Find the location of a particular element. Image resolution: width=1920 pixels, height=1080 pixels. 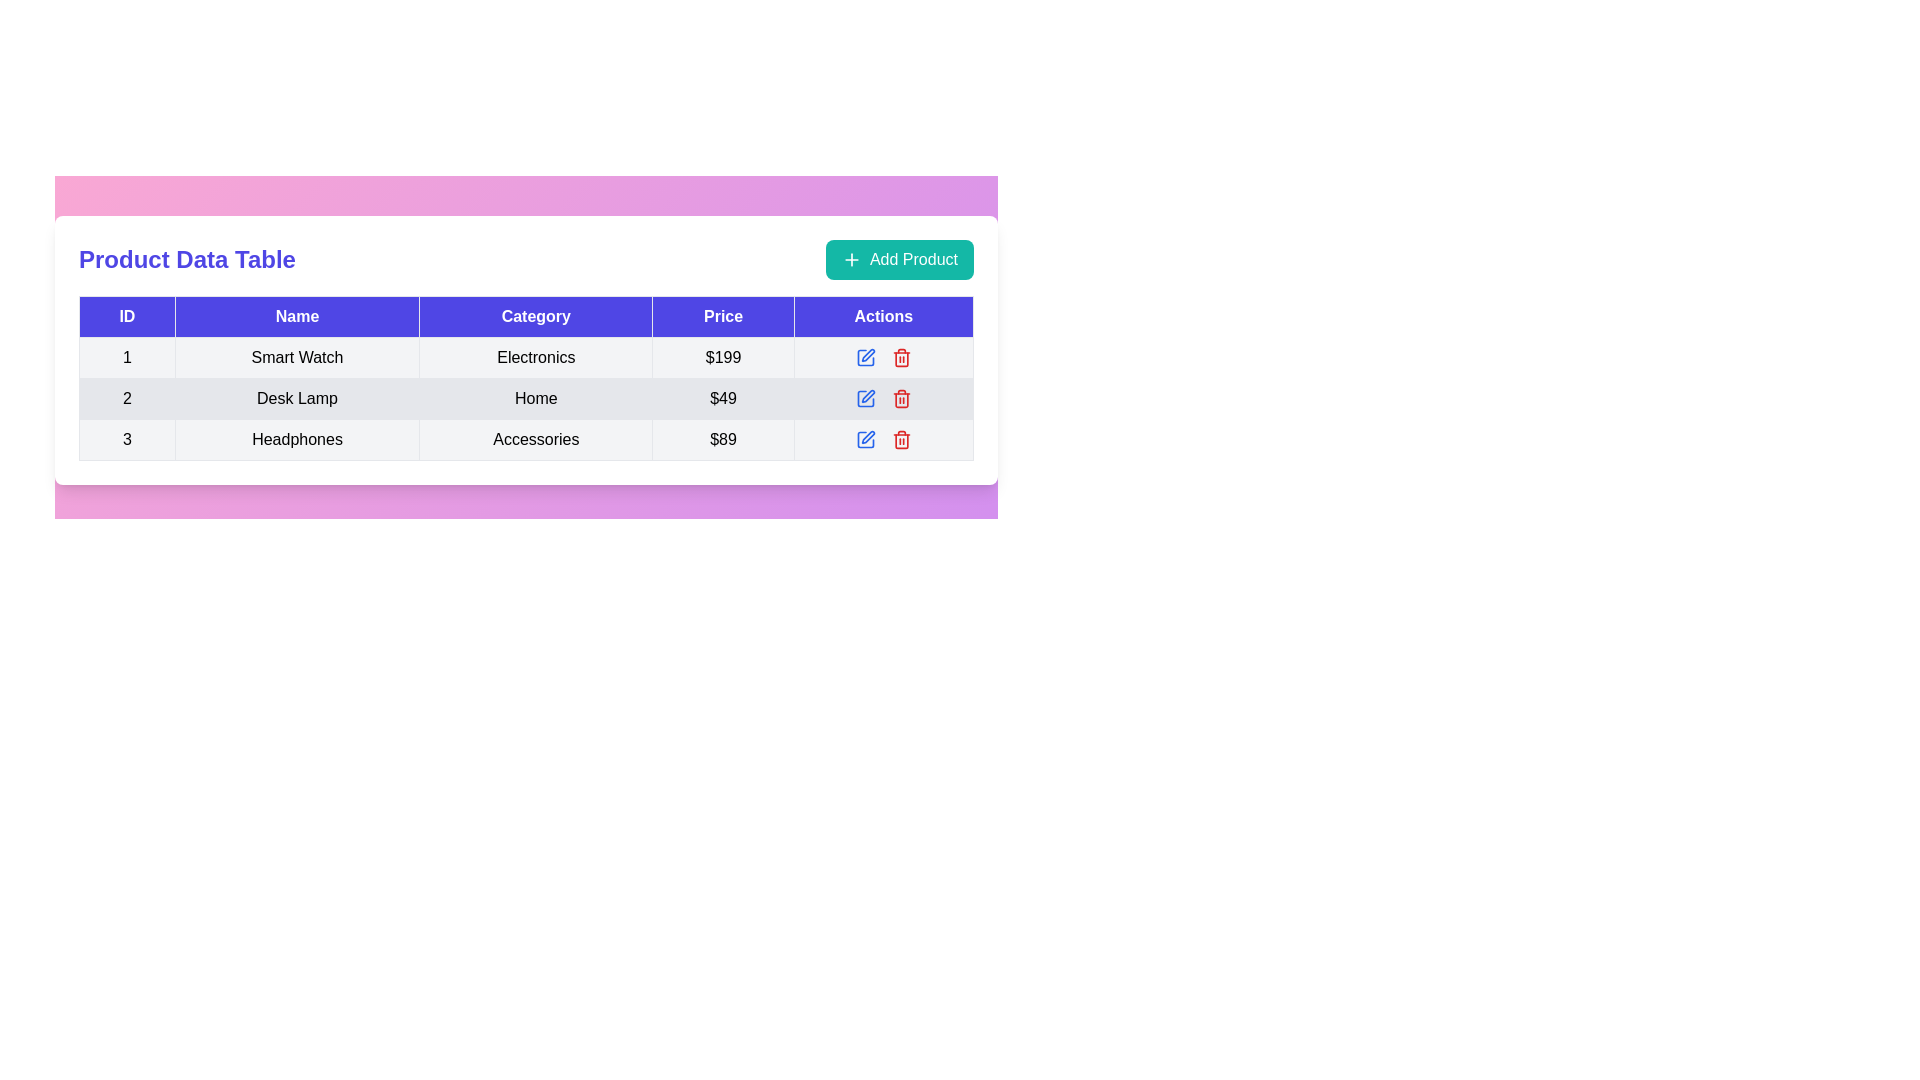

text label displaying 'Headphones' in the second column of the third row in the data table is located at coordinates (296, 438).